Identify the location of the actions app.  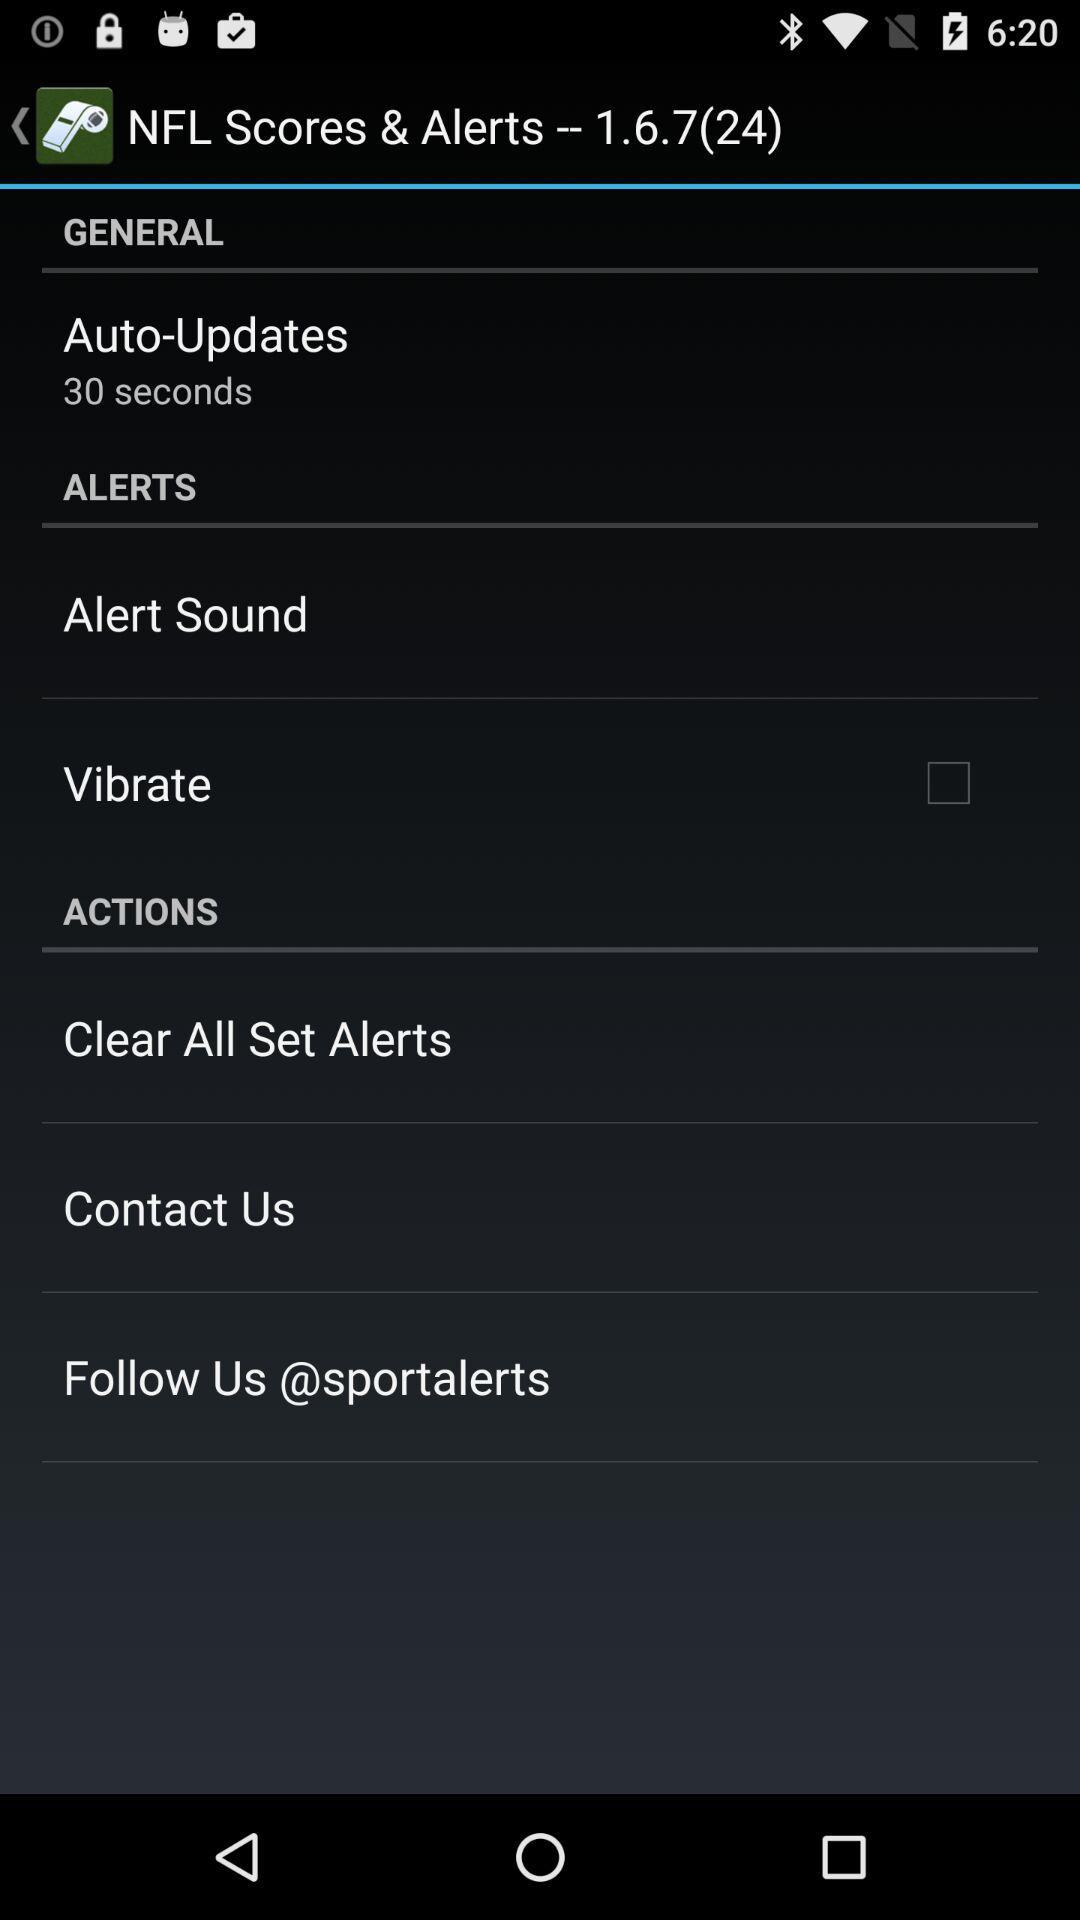
(540, 909).